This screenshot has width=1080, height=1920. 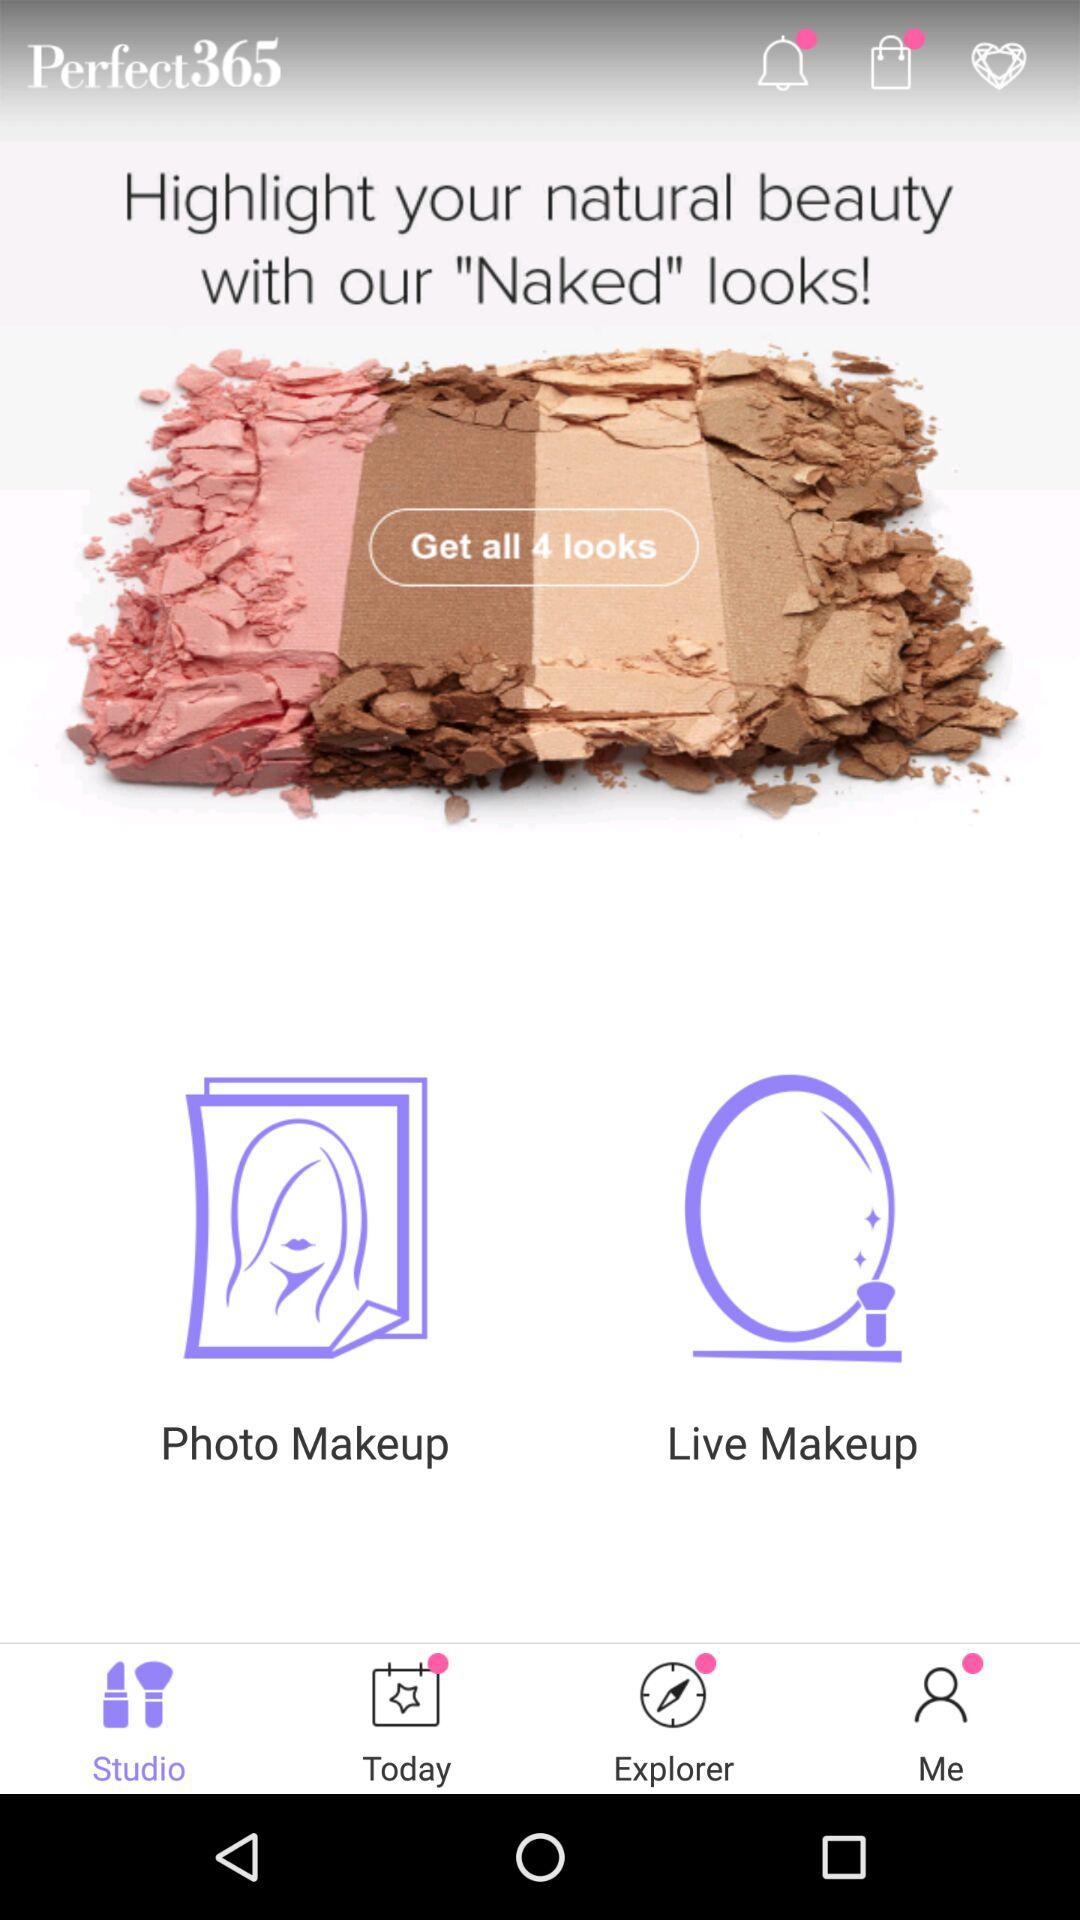 I want to click on the icon on the bottom right corner of the web page, so click(x=941, y=1693).